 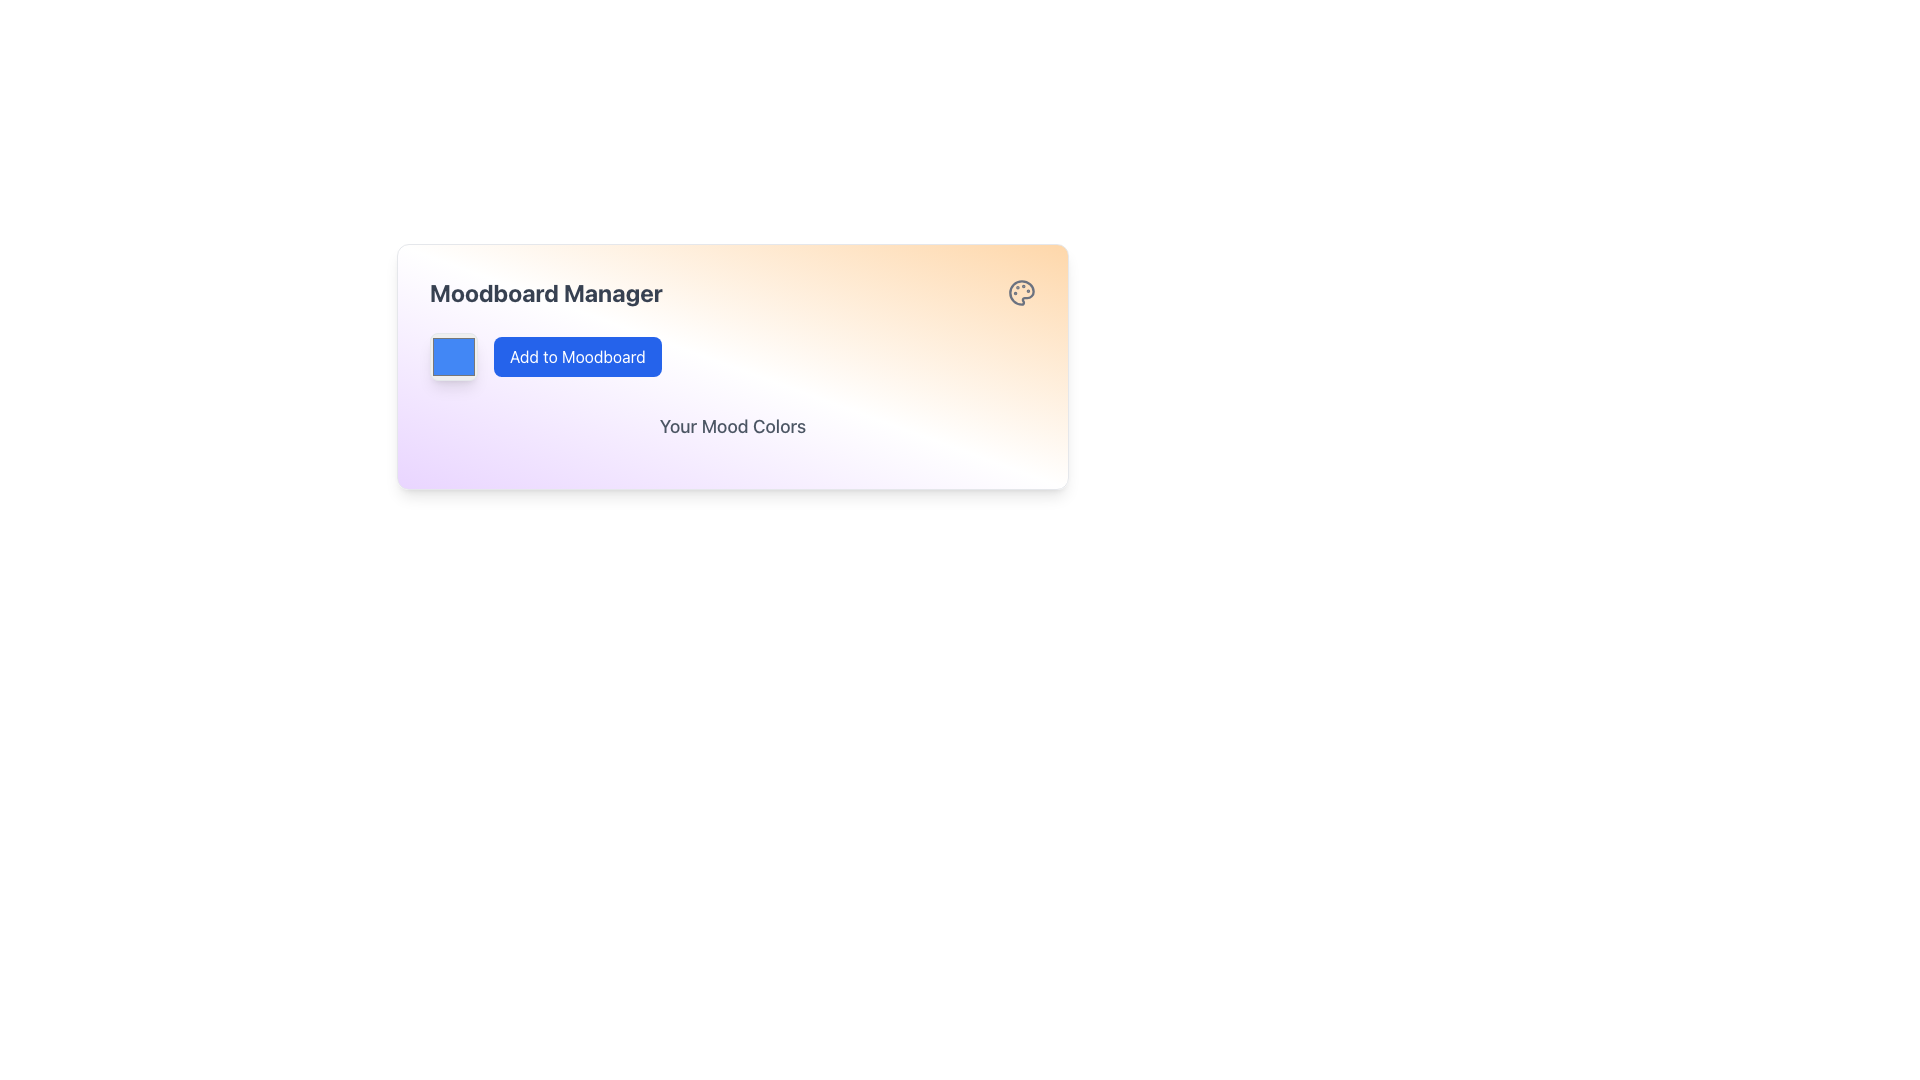 I want to click on the text label displaying 'Your Mood Colors', which is centrally positioned beneath the 'Add to Moodboard' button and styled in bold gray font, so click(x=732, y=426).